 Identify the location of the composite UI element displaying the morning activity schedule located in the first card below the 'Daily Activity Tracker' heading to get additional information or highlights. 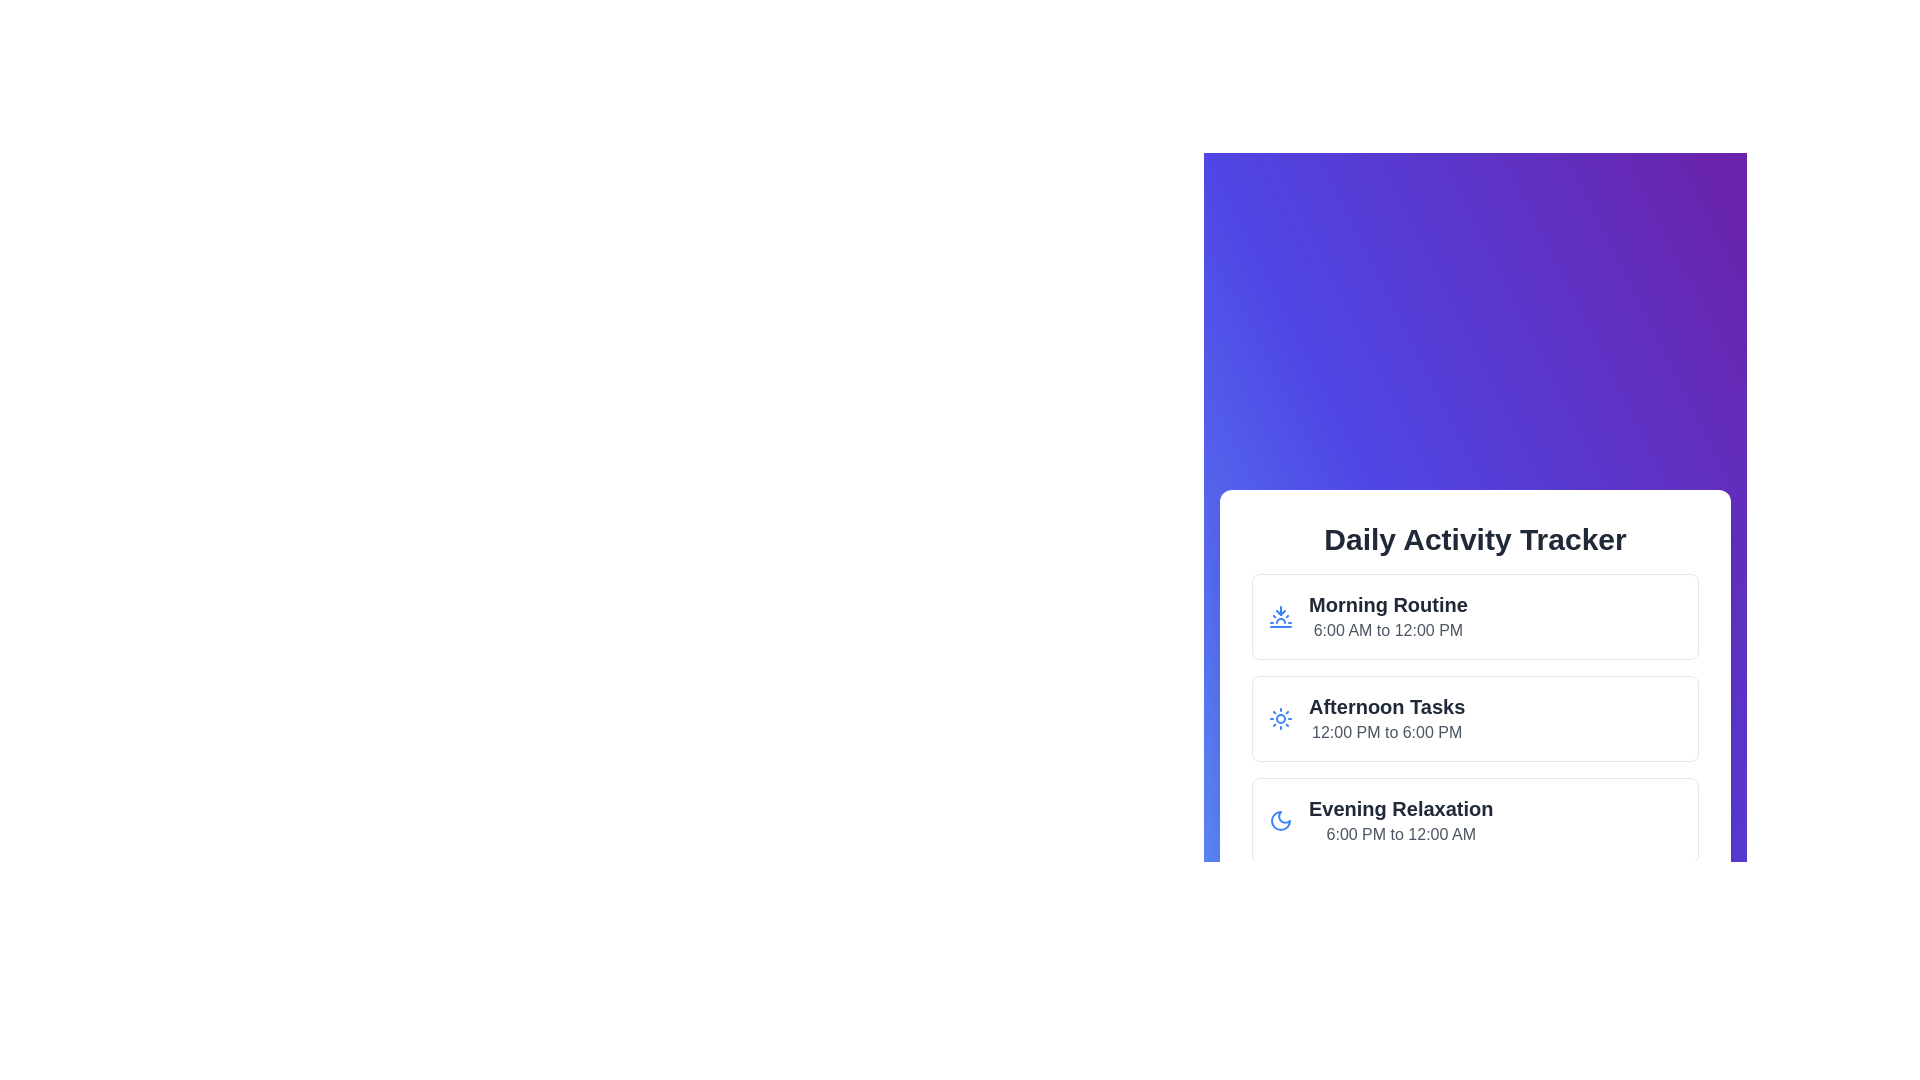
(1387, 616).